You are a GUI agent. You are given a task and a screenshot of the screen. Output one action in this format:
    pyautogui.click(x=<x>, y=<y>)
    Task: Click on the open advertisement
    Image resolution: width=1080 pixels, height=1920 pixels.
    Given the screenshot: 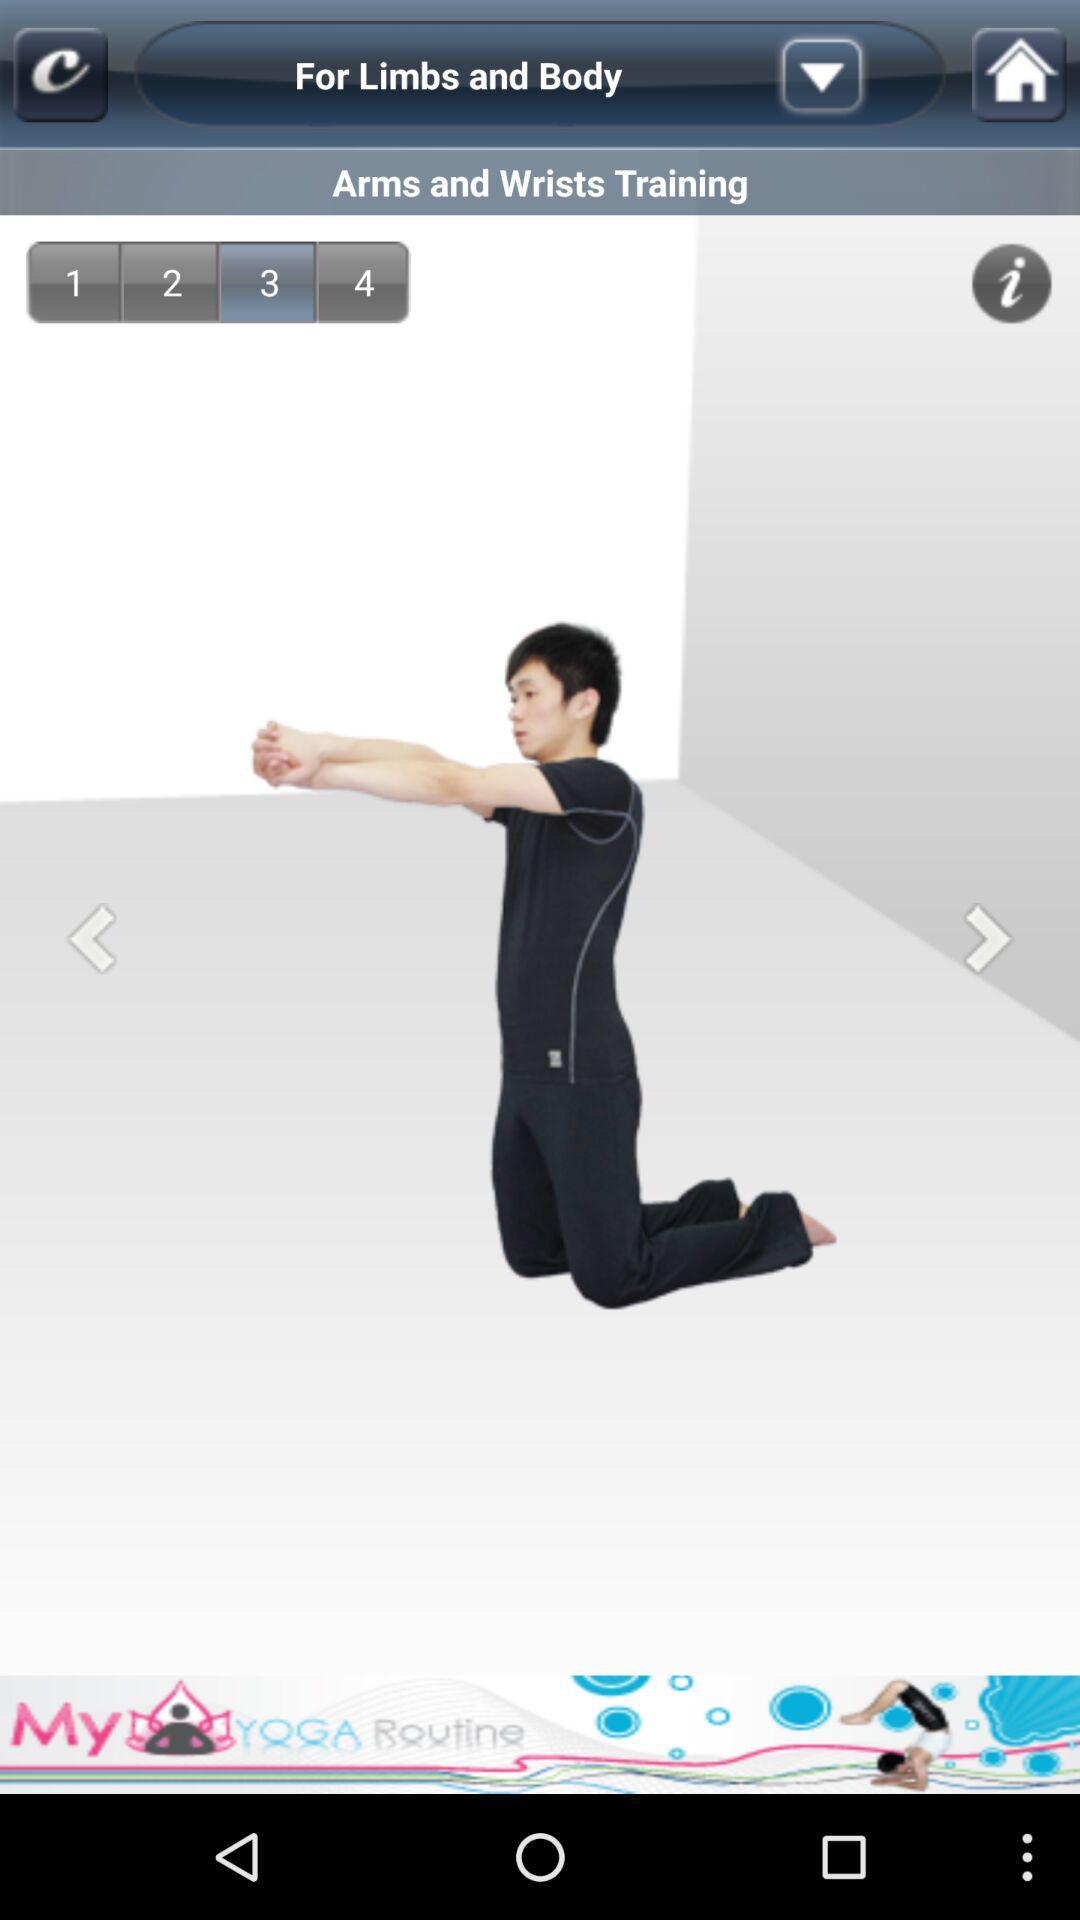 What is the action you would take?
    pyautogui.click(x=540, y=1733)
    